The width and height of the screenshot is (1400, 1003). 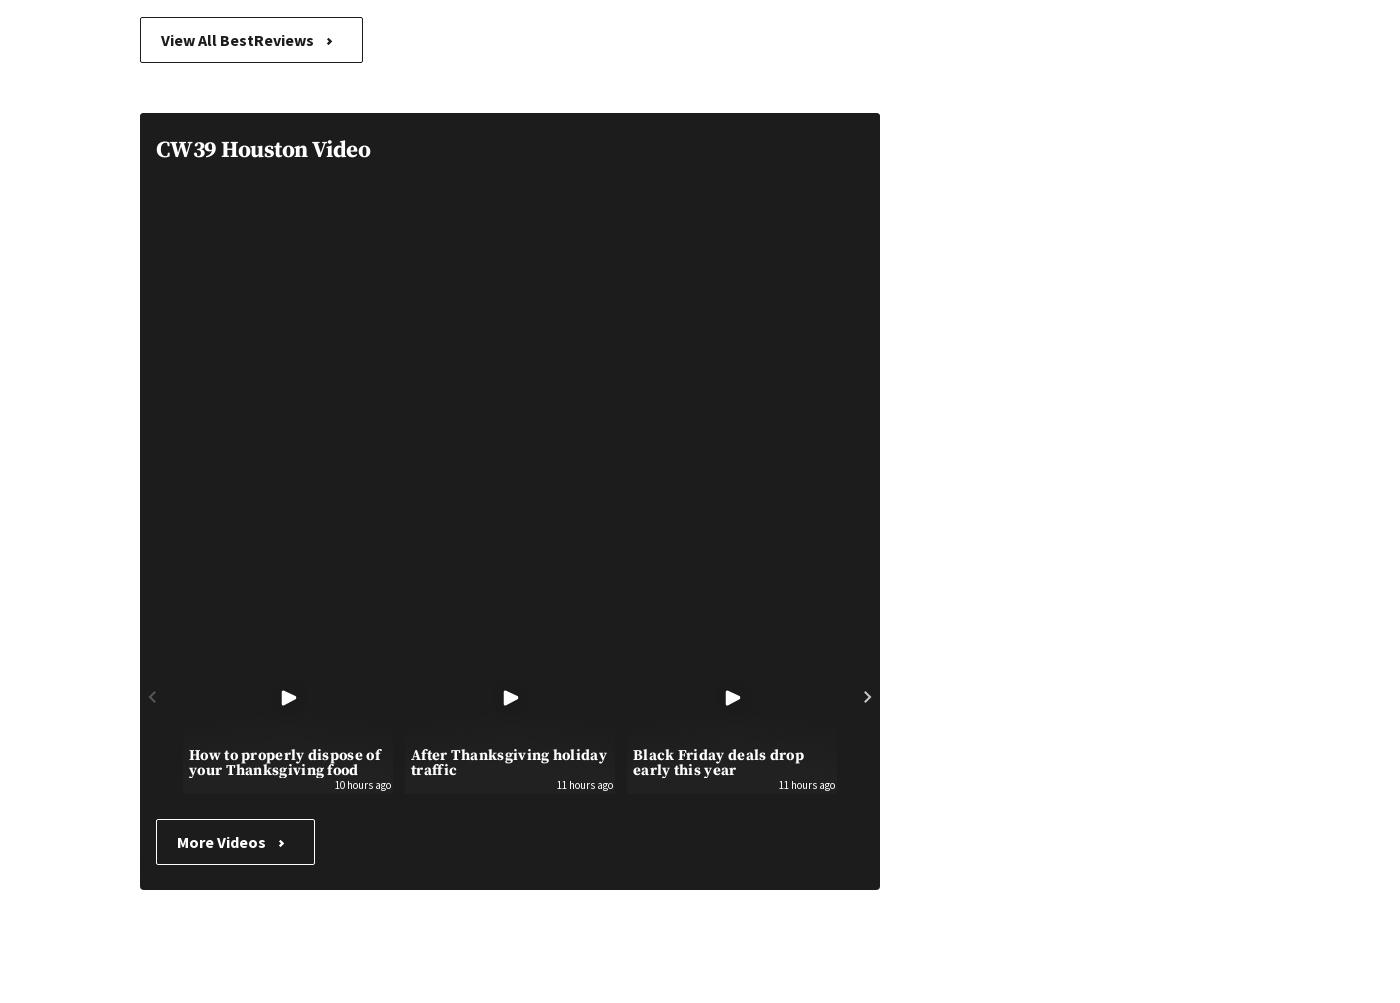 What do you see at coordinates (508, 761) in the screenshot?
I see `'After Thanksgiving holiday traffic'` at bounding box center [508, 761].